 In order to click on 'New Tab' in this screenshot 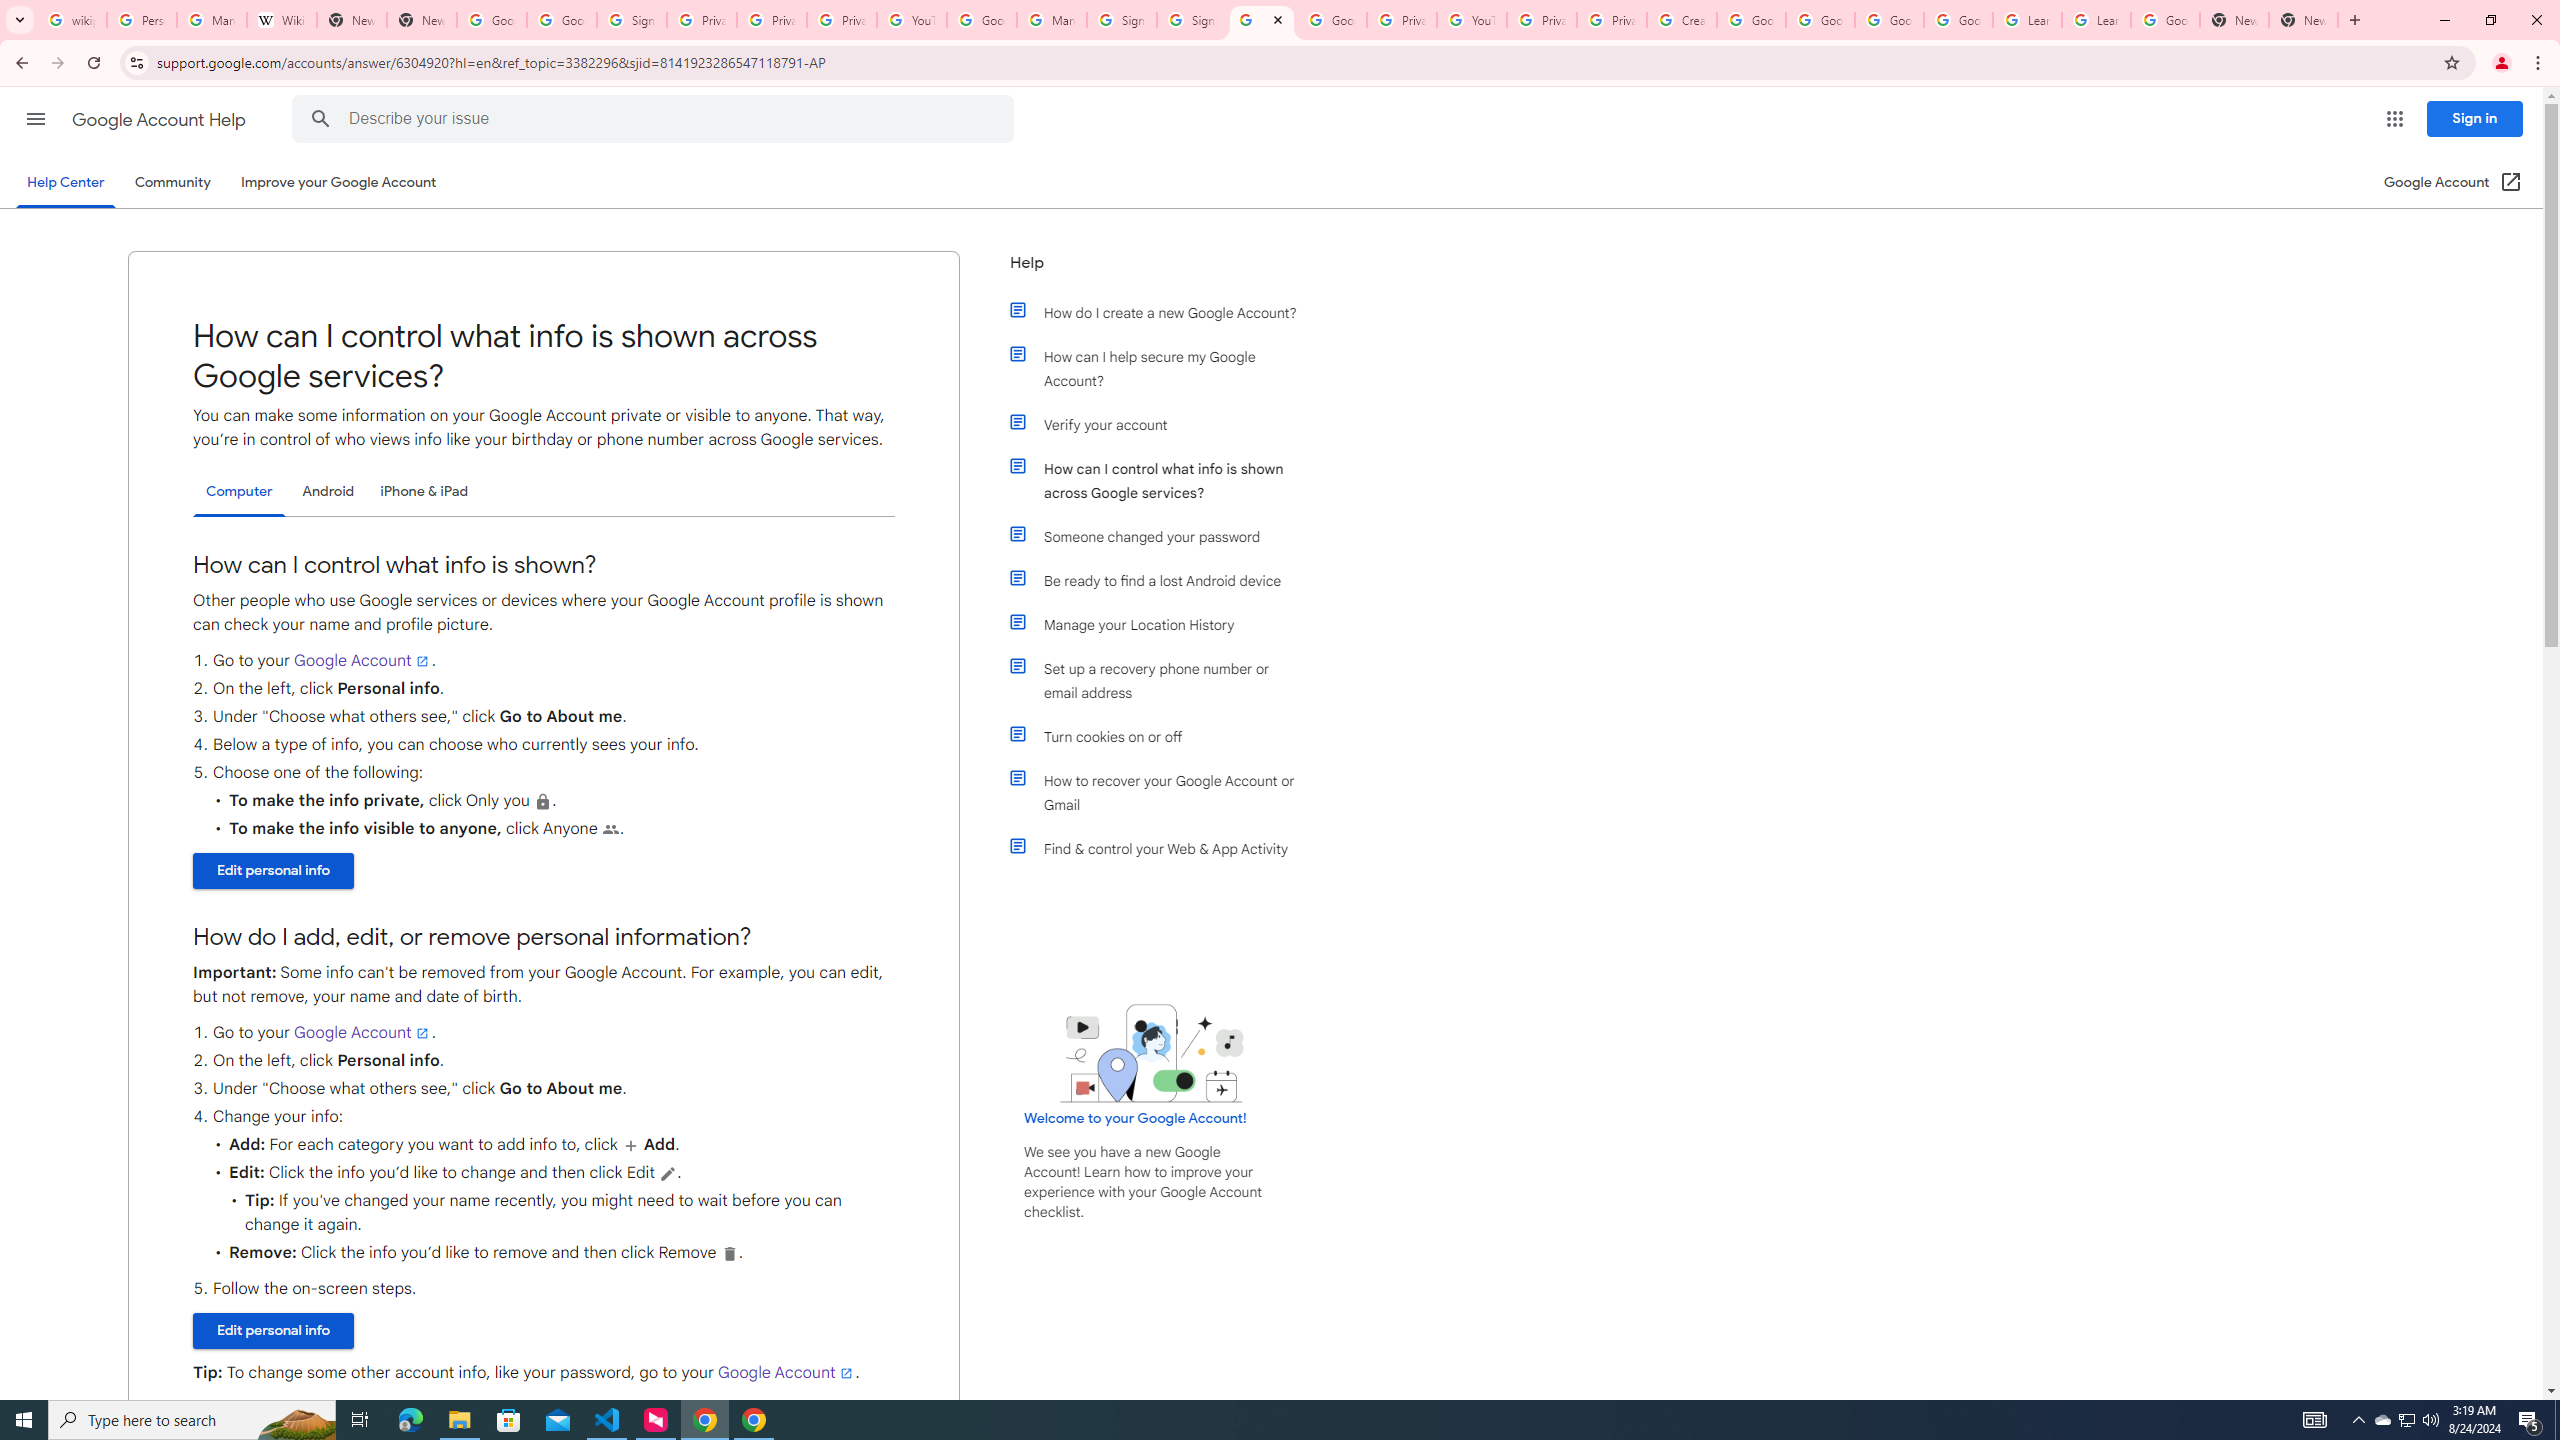, I will do `click(2233, 19)`.